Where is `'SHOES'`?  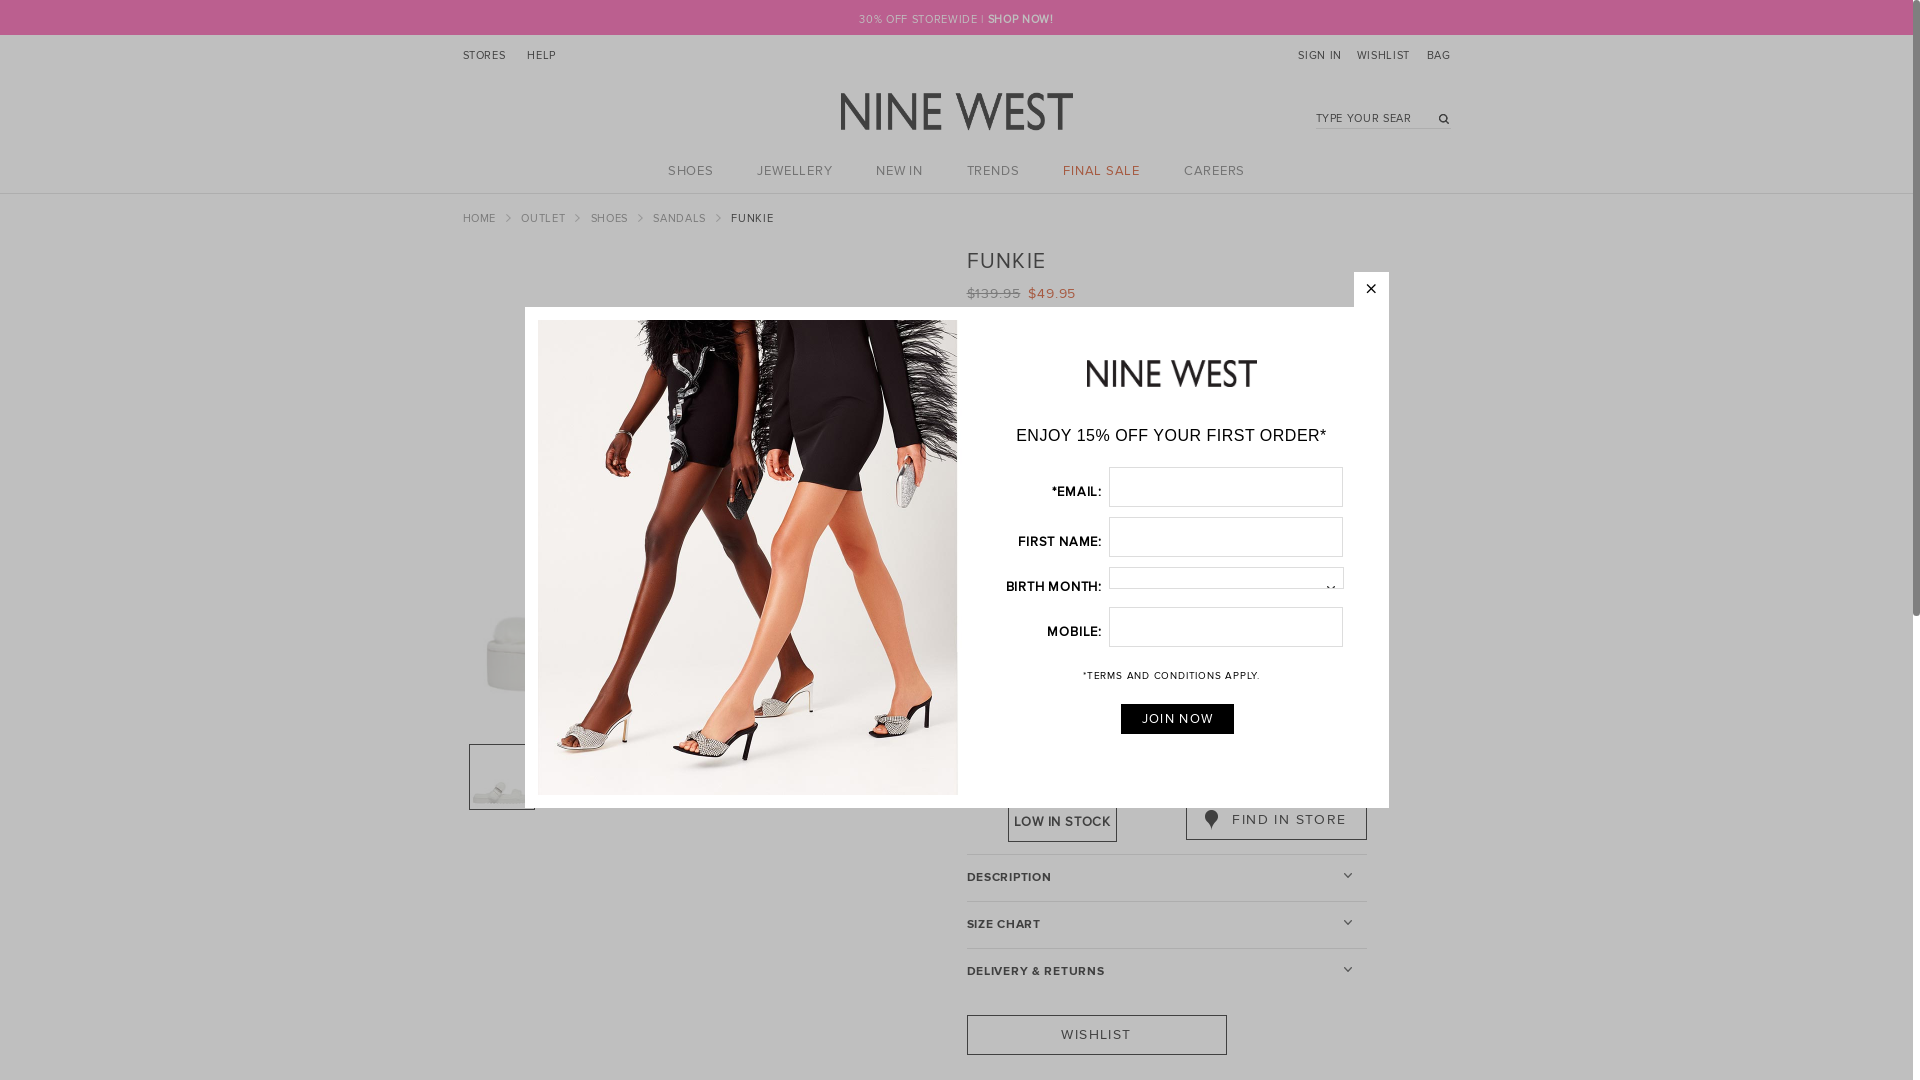 'SHOES' is located at coordinates (610, 218).